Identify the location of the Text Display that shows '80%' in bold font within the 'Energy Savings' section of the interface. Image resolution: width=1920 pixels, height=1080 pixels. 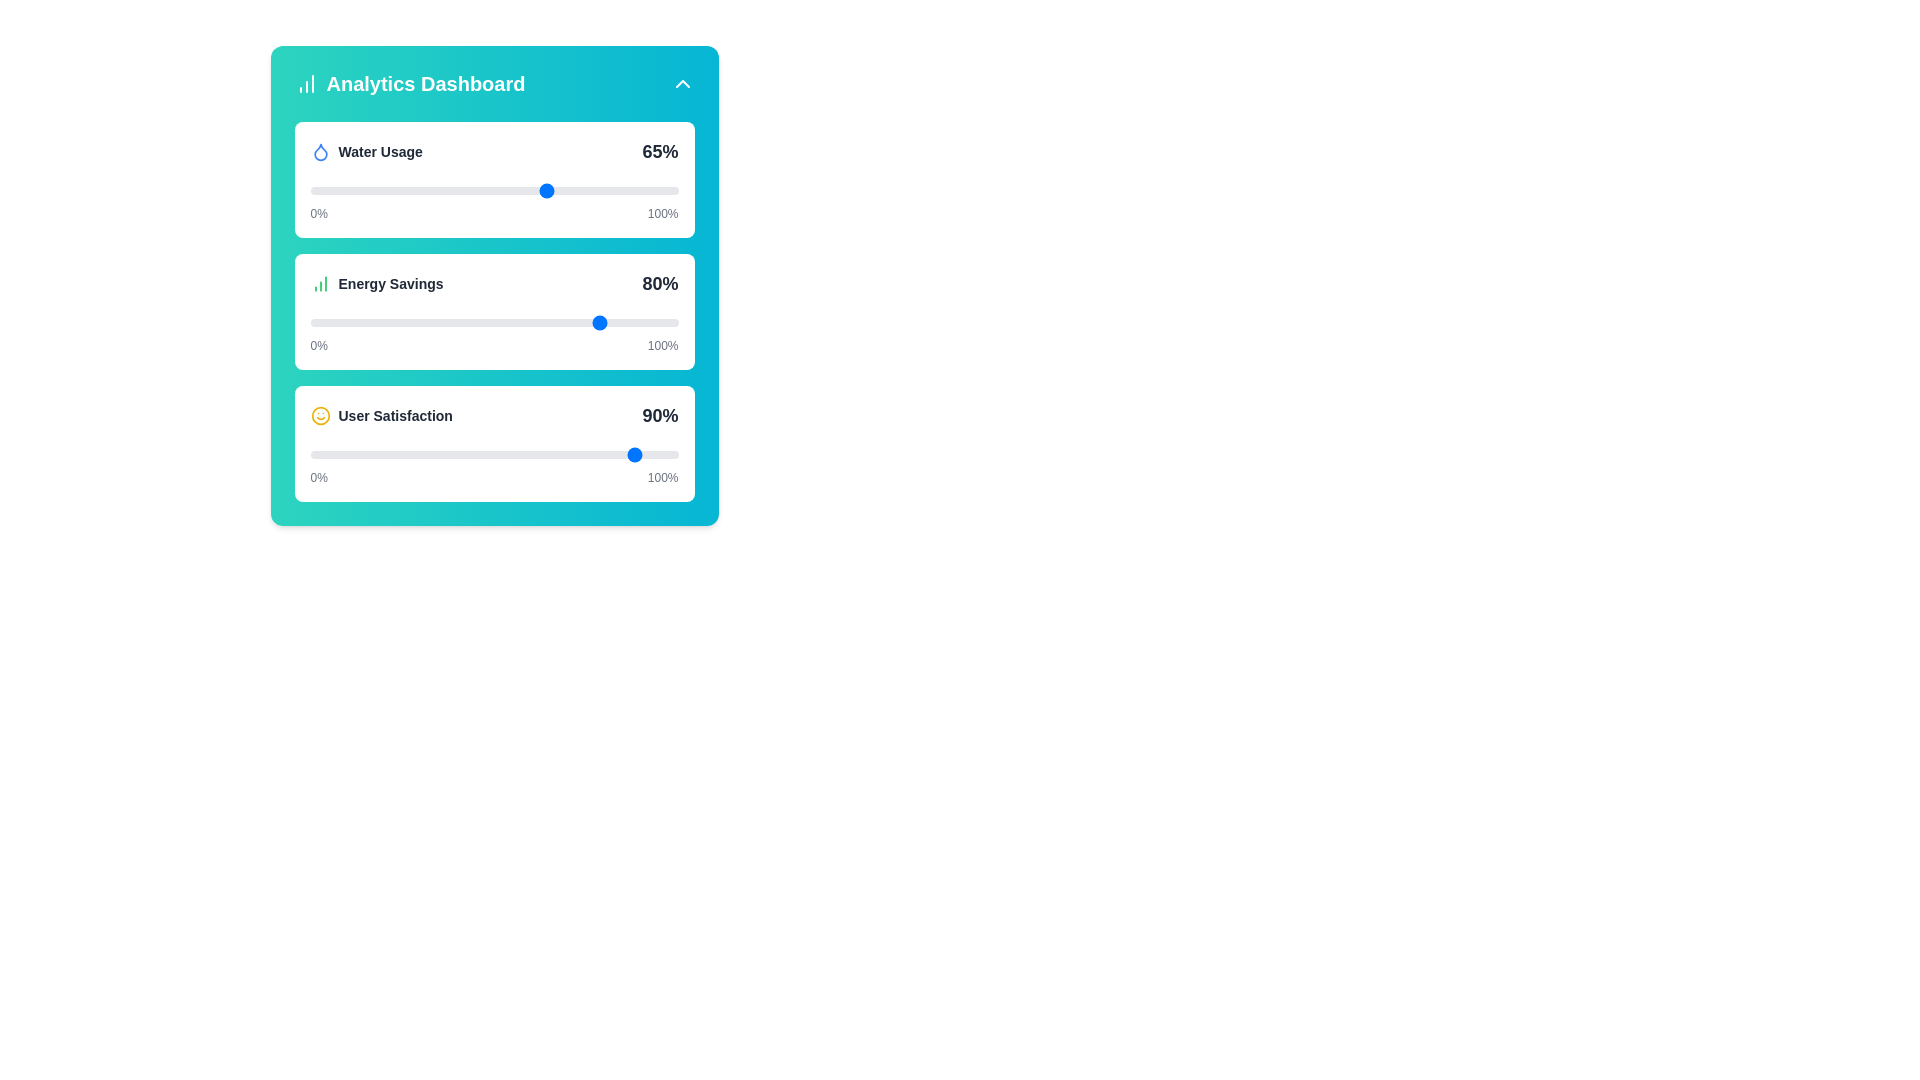
(660, 284).